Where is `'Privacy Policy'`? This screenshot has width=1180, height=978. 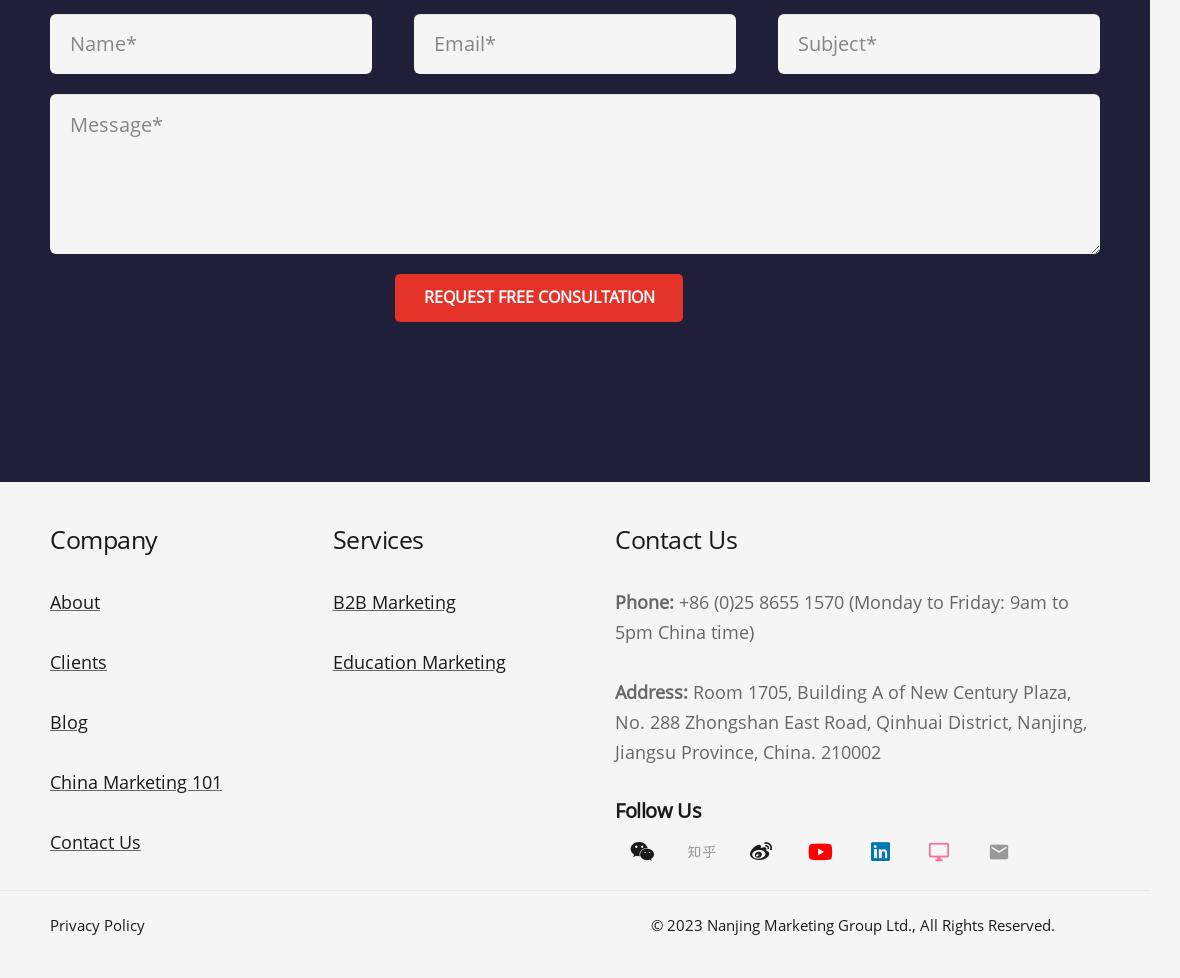
'Privacy Policy' is located at coordinates (96, 923).